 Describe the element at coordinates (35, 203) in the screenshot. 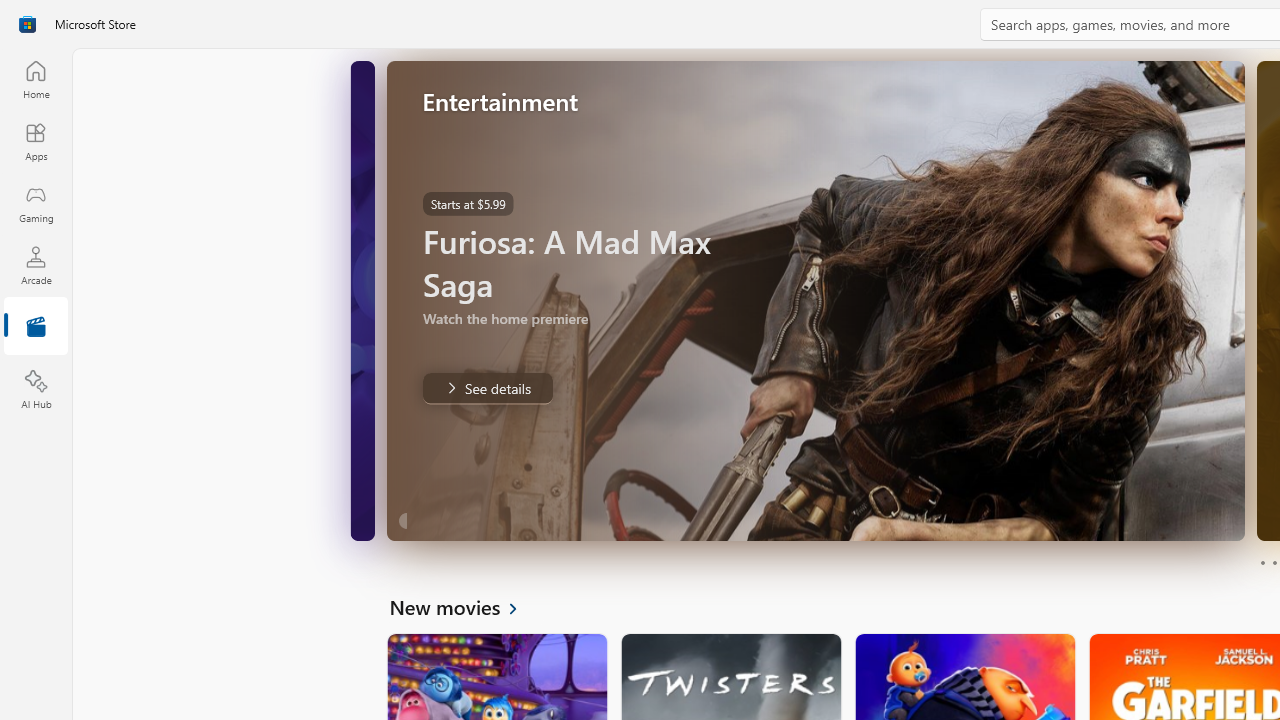

I see `'Gaming'` at that location.